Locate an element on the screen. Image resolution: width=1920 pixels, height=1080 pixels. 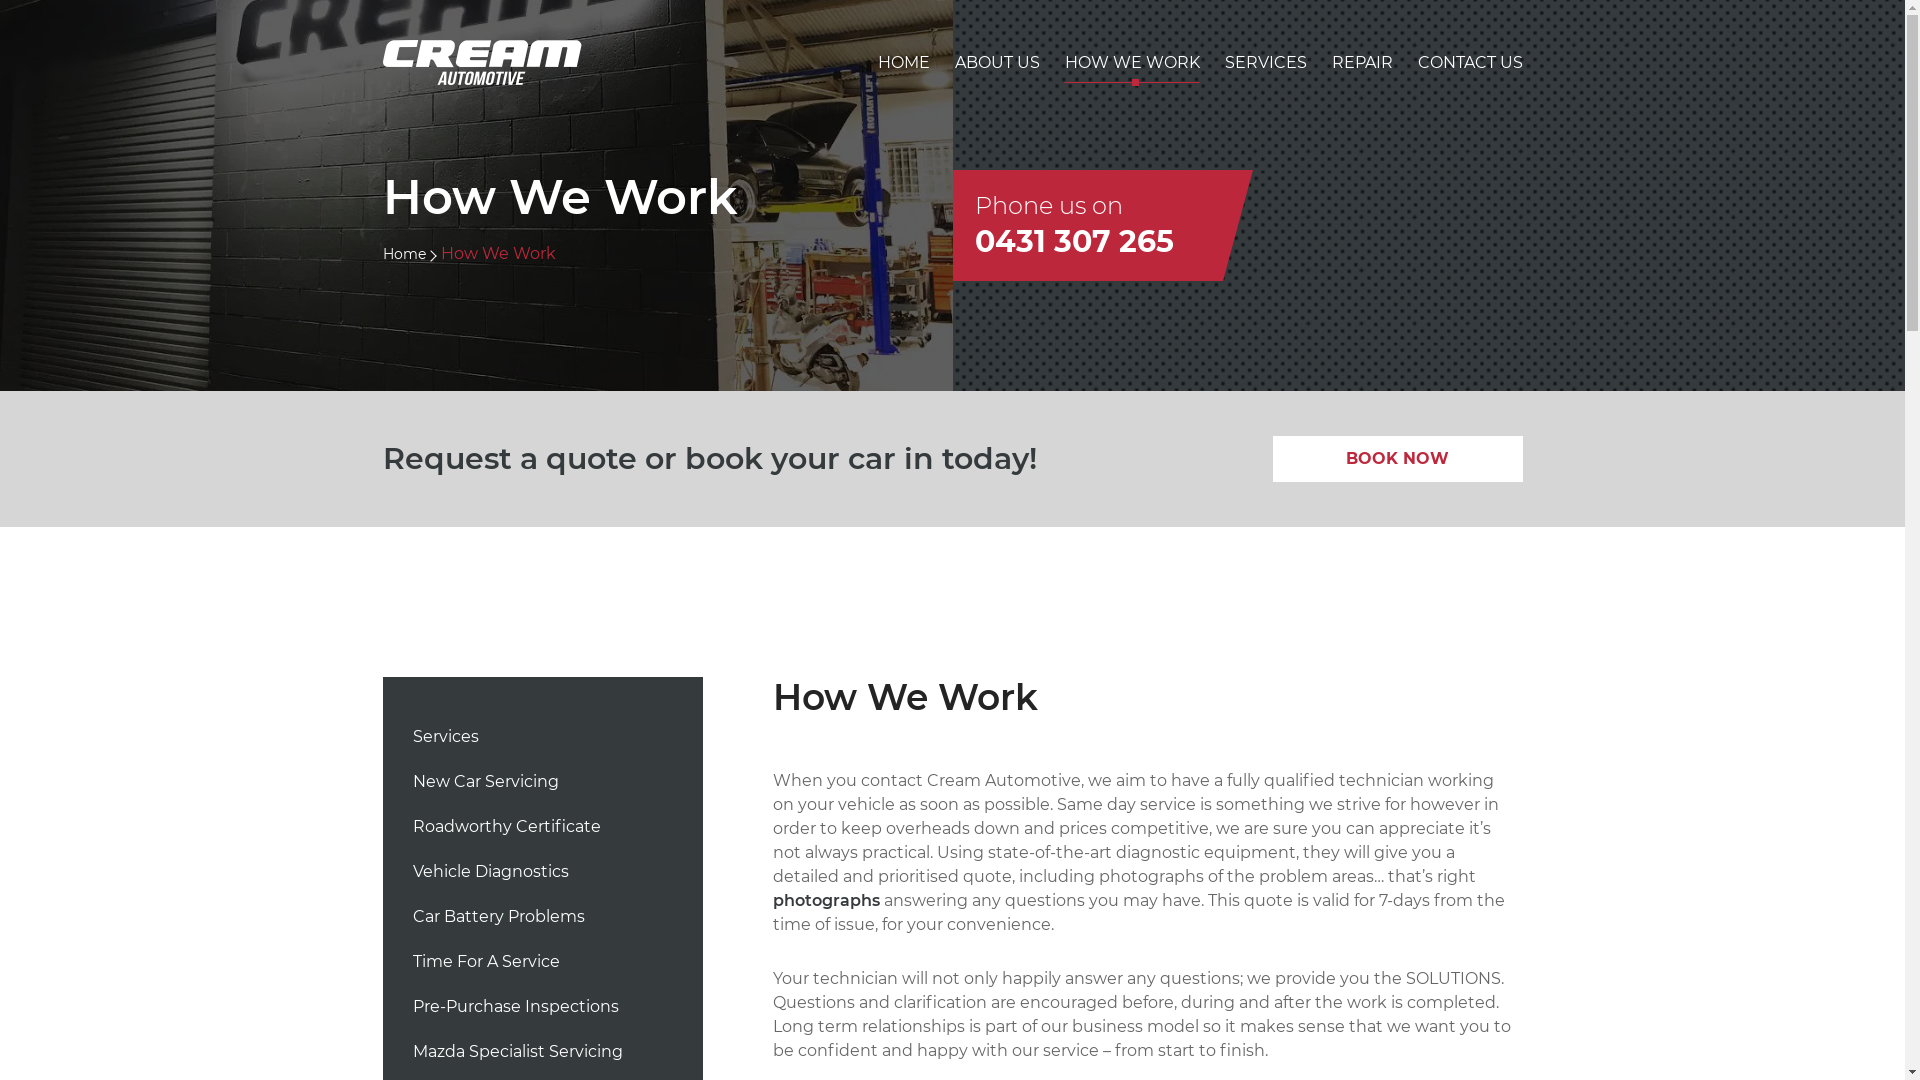
'Time For A Service' is located at coordinates (485, 968).